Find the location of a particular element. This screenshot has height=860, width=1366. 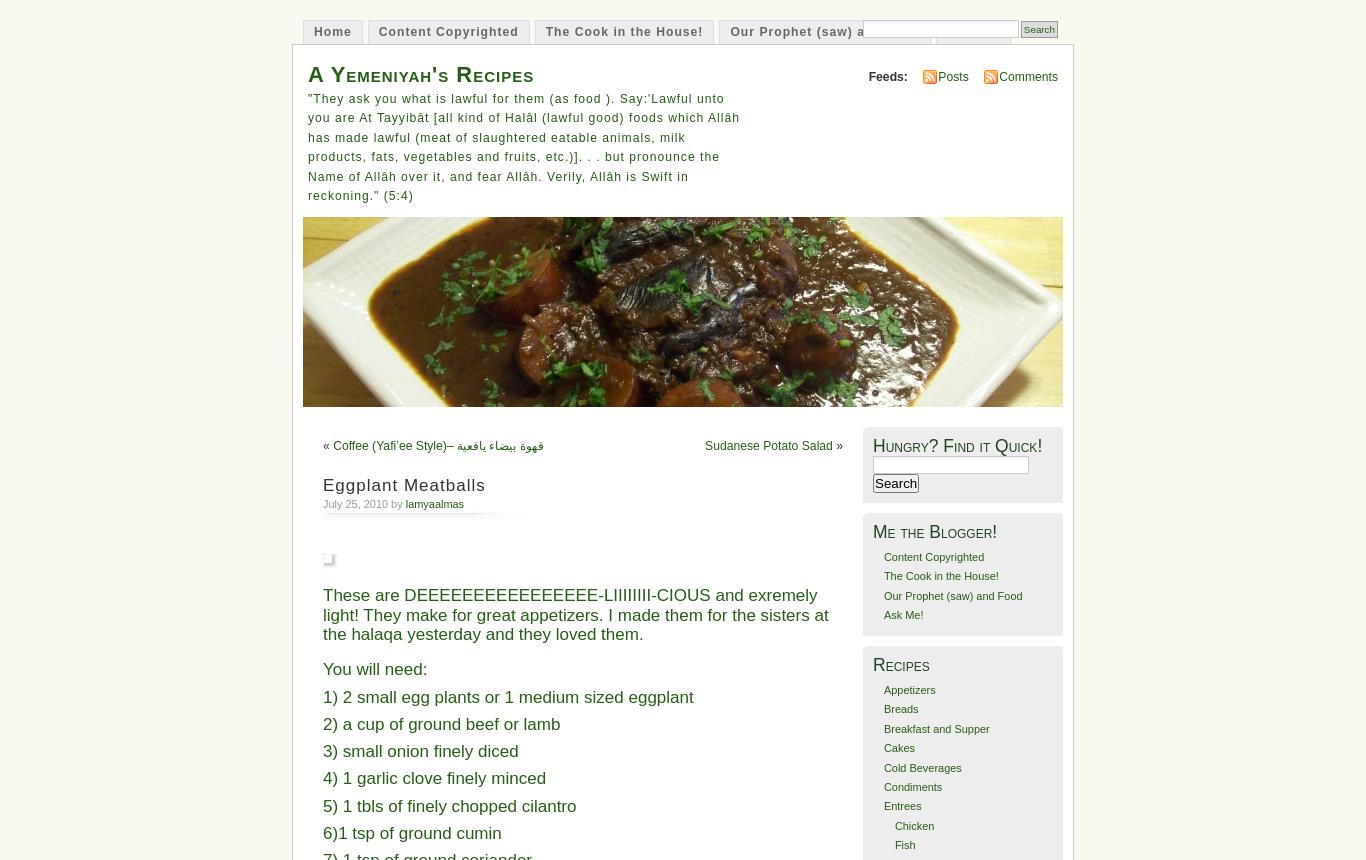

'You will need:' is located at coordinates (373, 669).